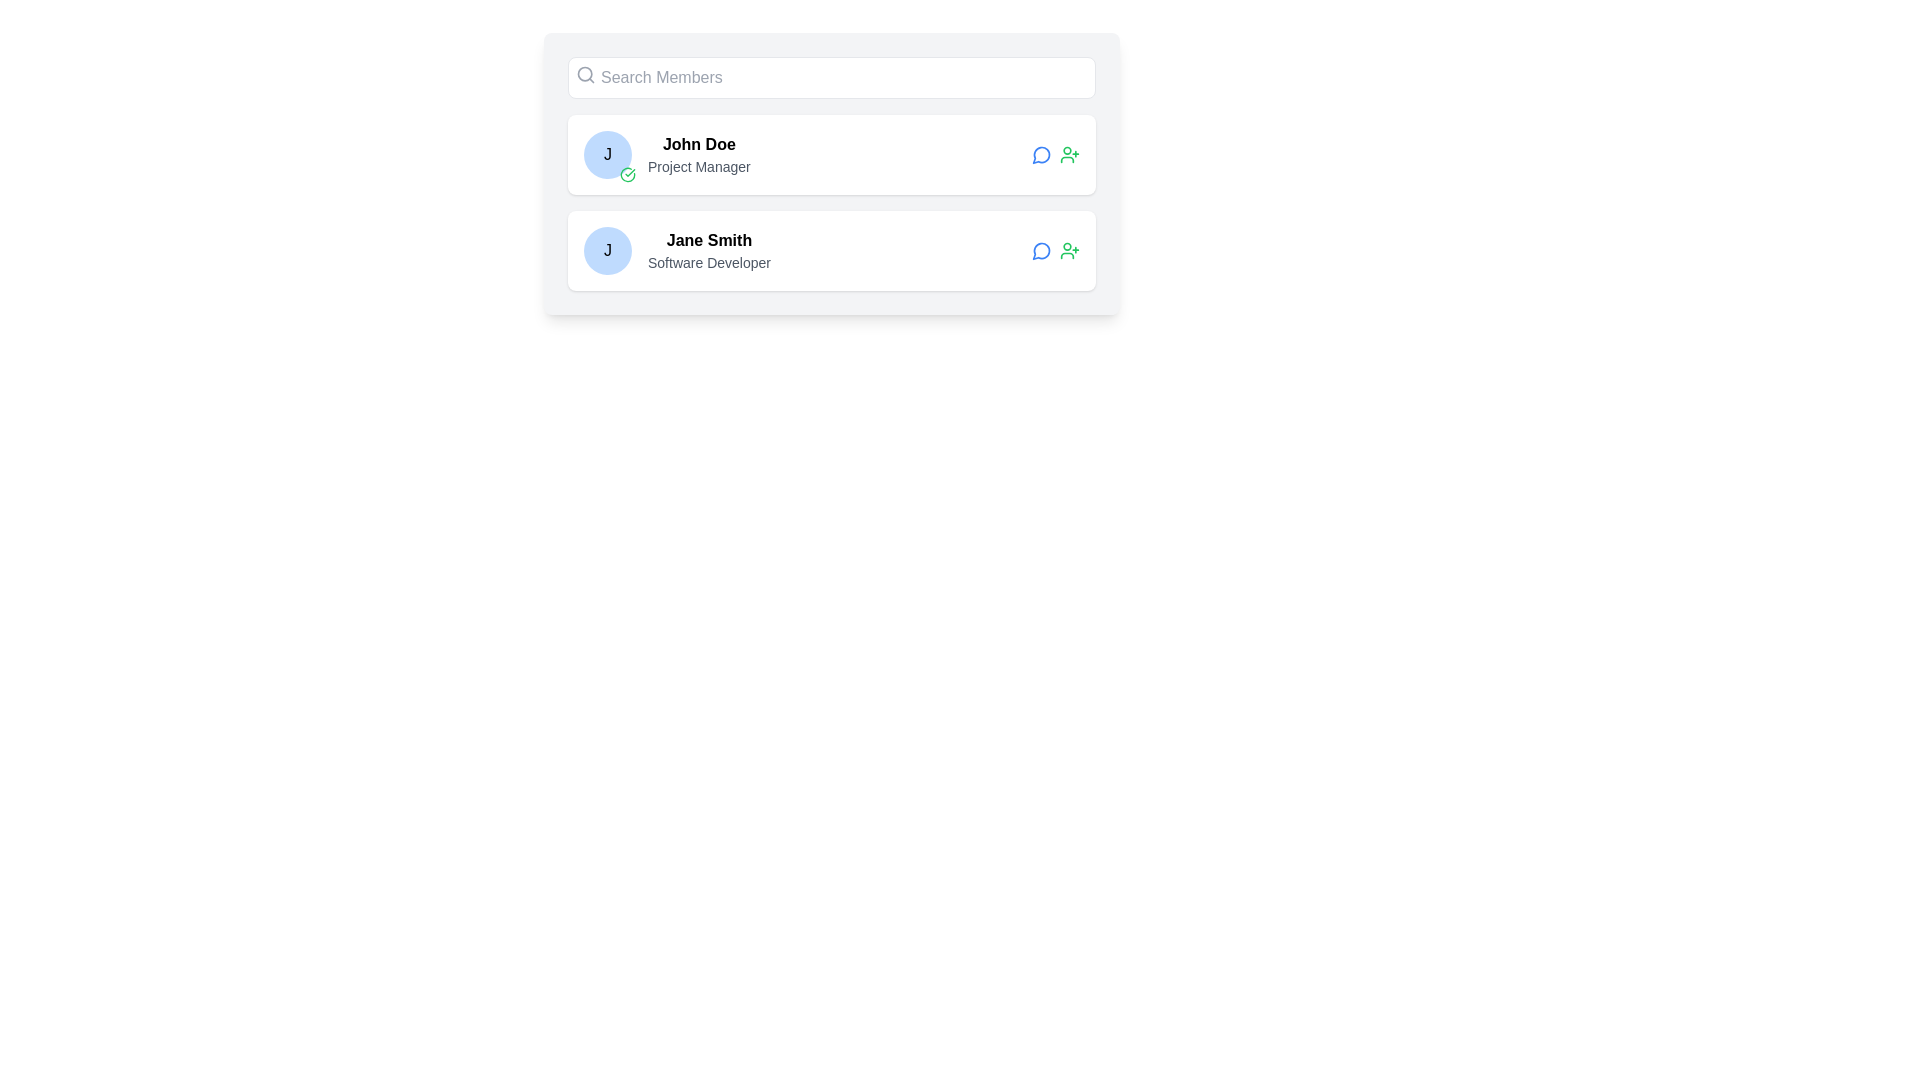 The height and width of the screenshot is (1080, 1920). I want to click on text of the Profile information display, which provides the name and job title of the individual, located to the right of the circular avatar marked with 'J' and is the second entry in the user list, so click(709, 249).